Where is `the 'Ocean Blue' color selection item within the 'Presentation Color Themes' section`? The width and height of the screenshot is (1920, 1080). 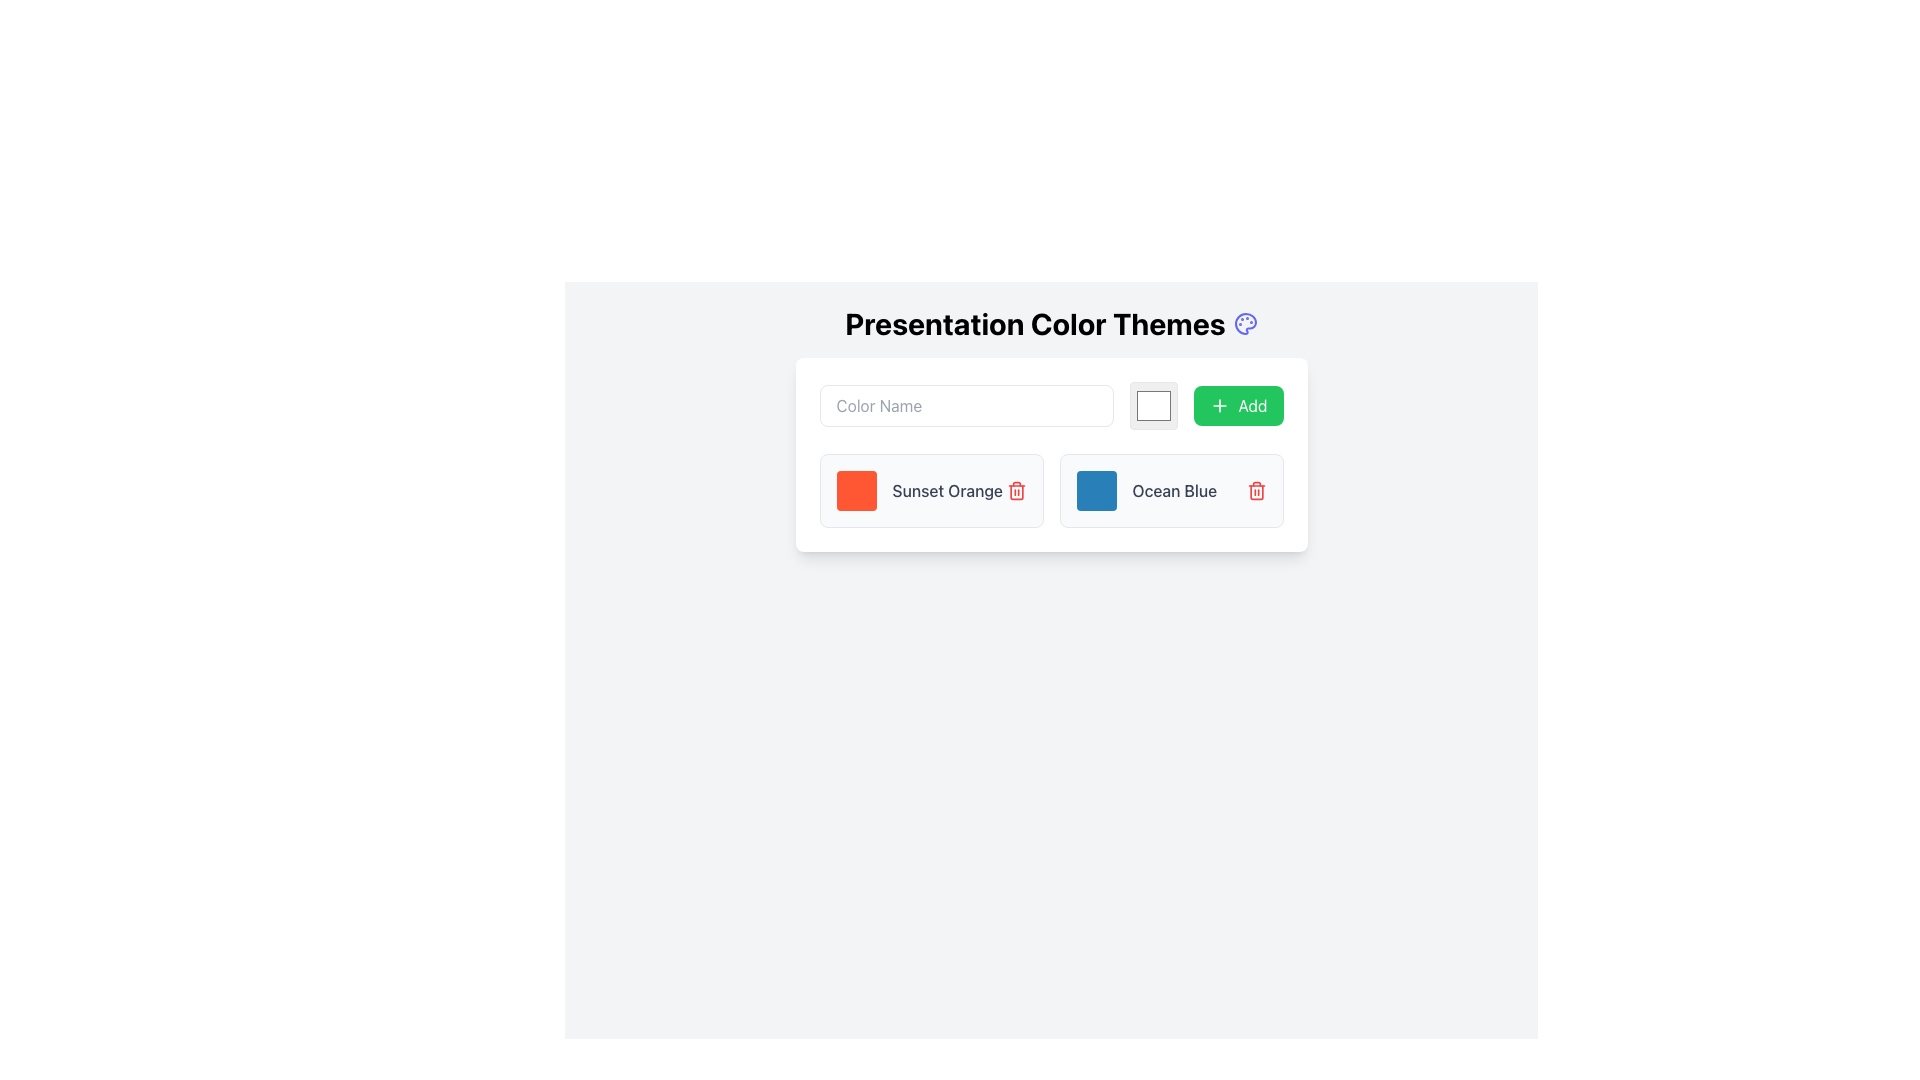
the 'Ocean Blue' color selection item within the 'Presentation Color Themes' section is located at coordinates (1171, 490).